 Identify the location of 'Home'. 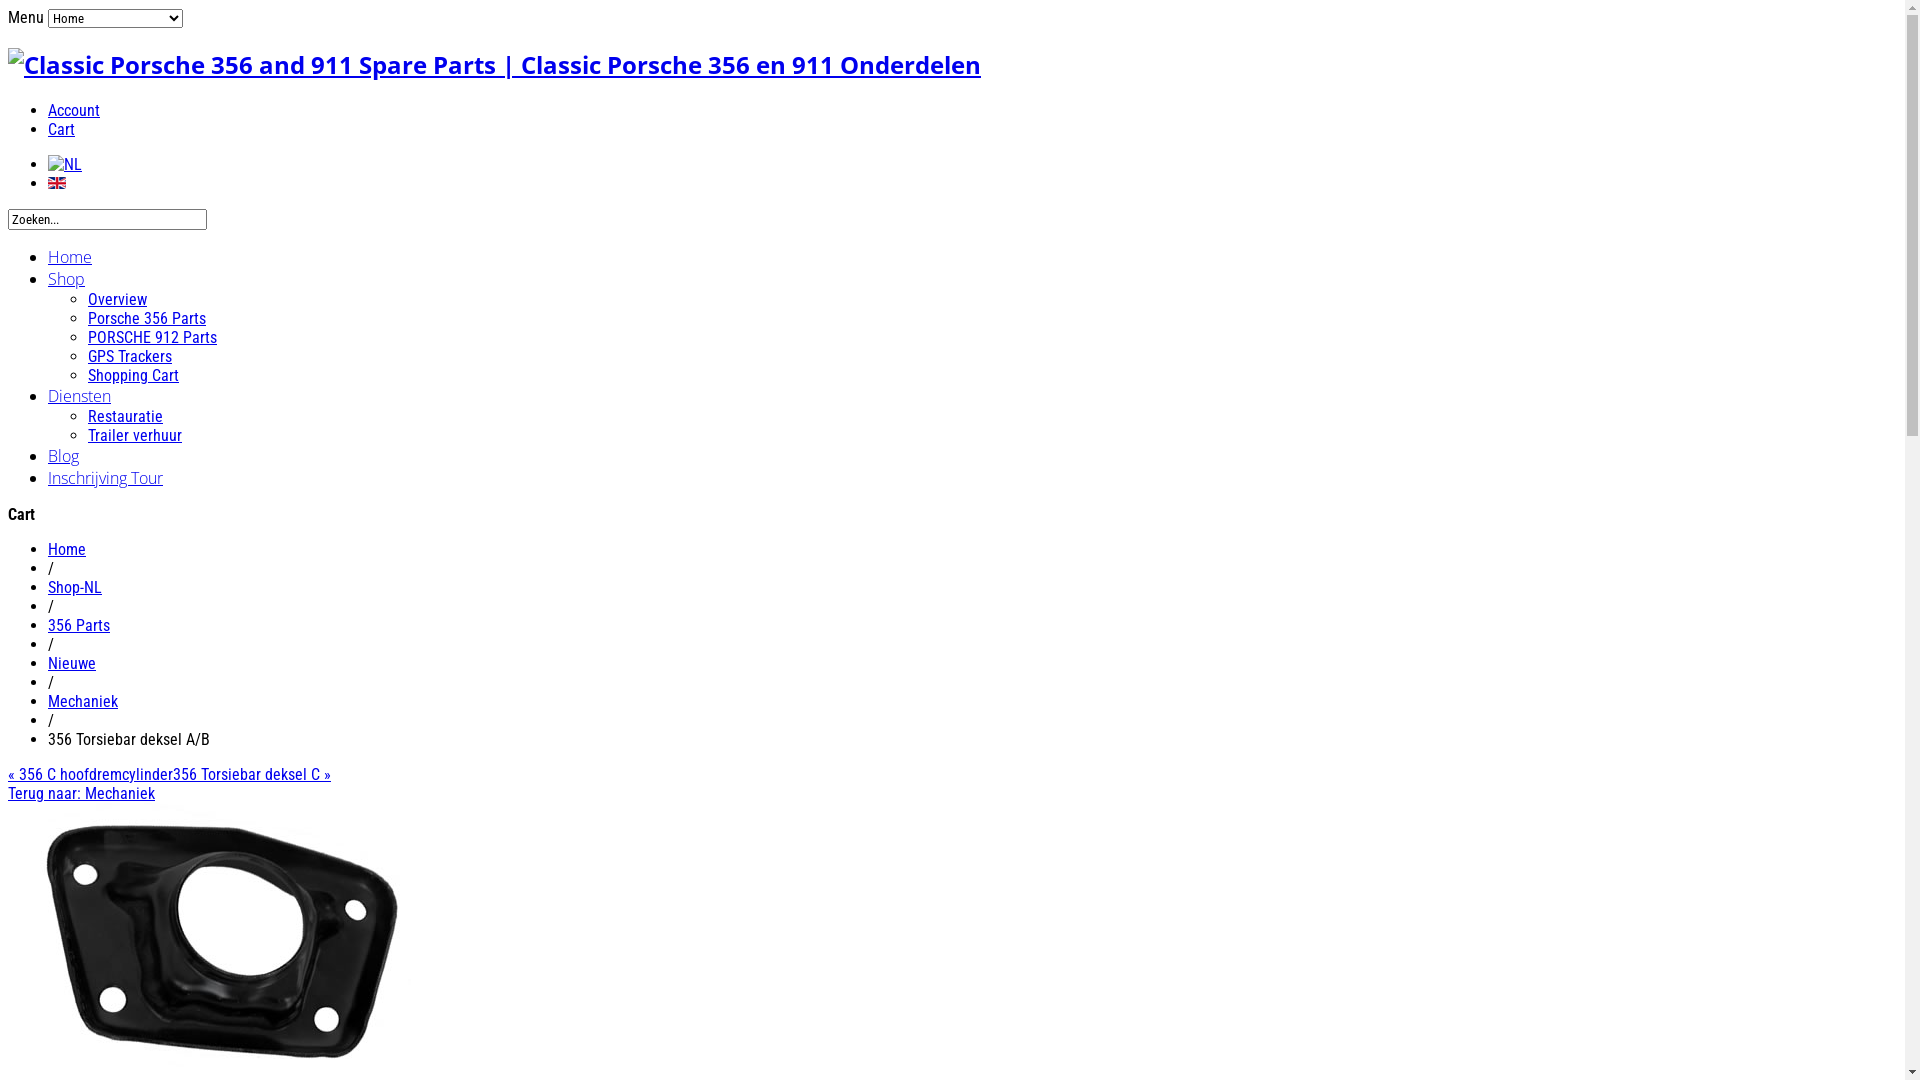
(70, 256).